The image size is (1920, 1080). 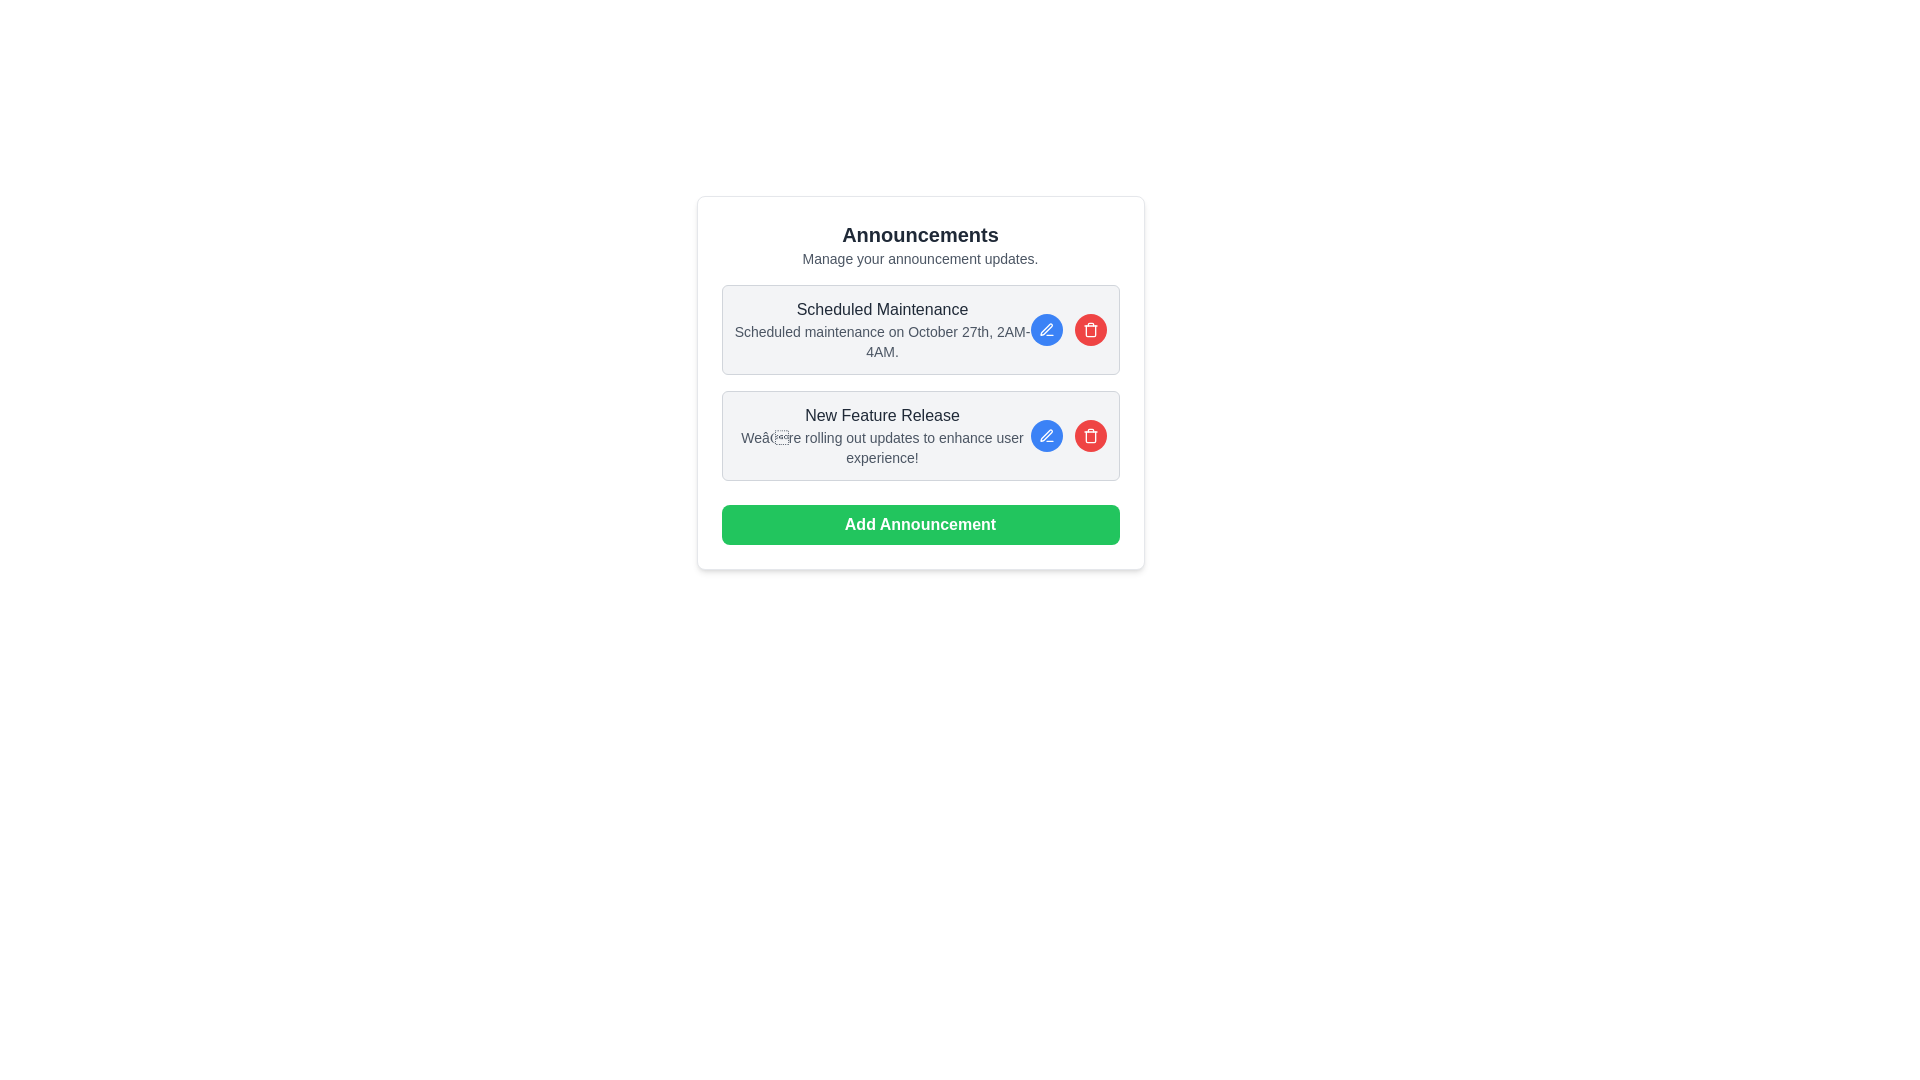 What do you see at coordinates (1045, 329) in the screenshot?
I see `the pen icon inside the blue circular button used for editing, located on the right side of the 'Scheduled Maintenance' announcement section` at bounding box center [1045, 329].